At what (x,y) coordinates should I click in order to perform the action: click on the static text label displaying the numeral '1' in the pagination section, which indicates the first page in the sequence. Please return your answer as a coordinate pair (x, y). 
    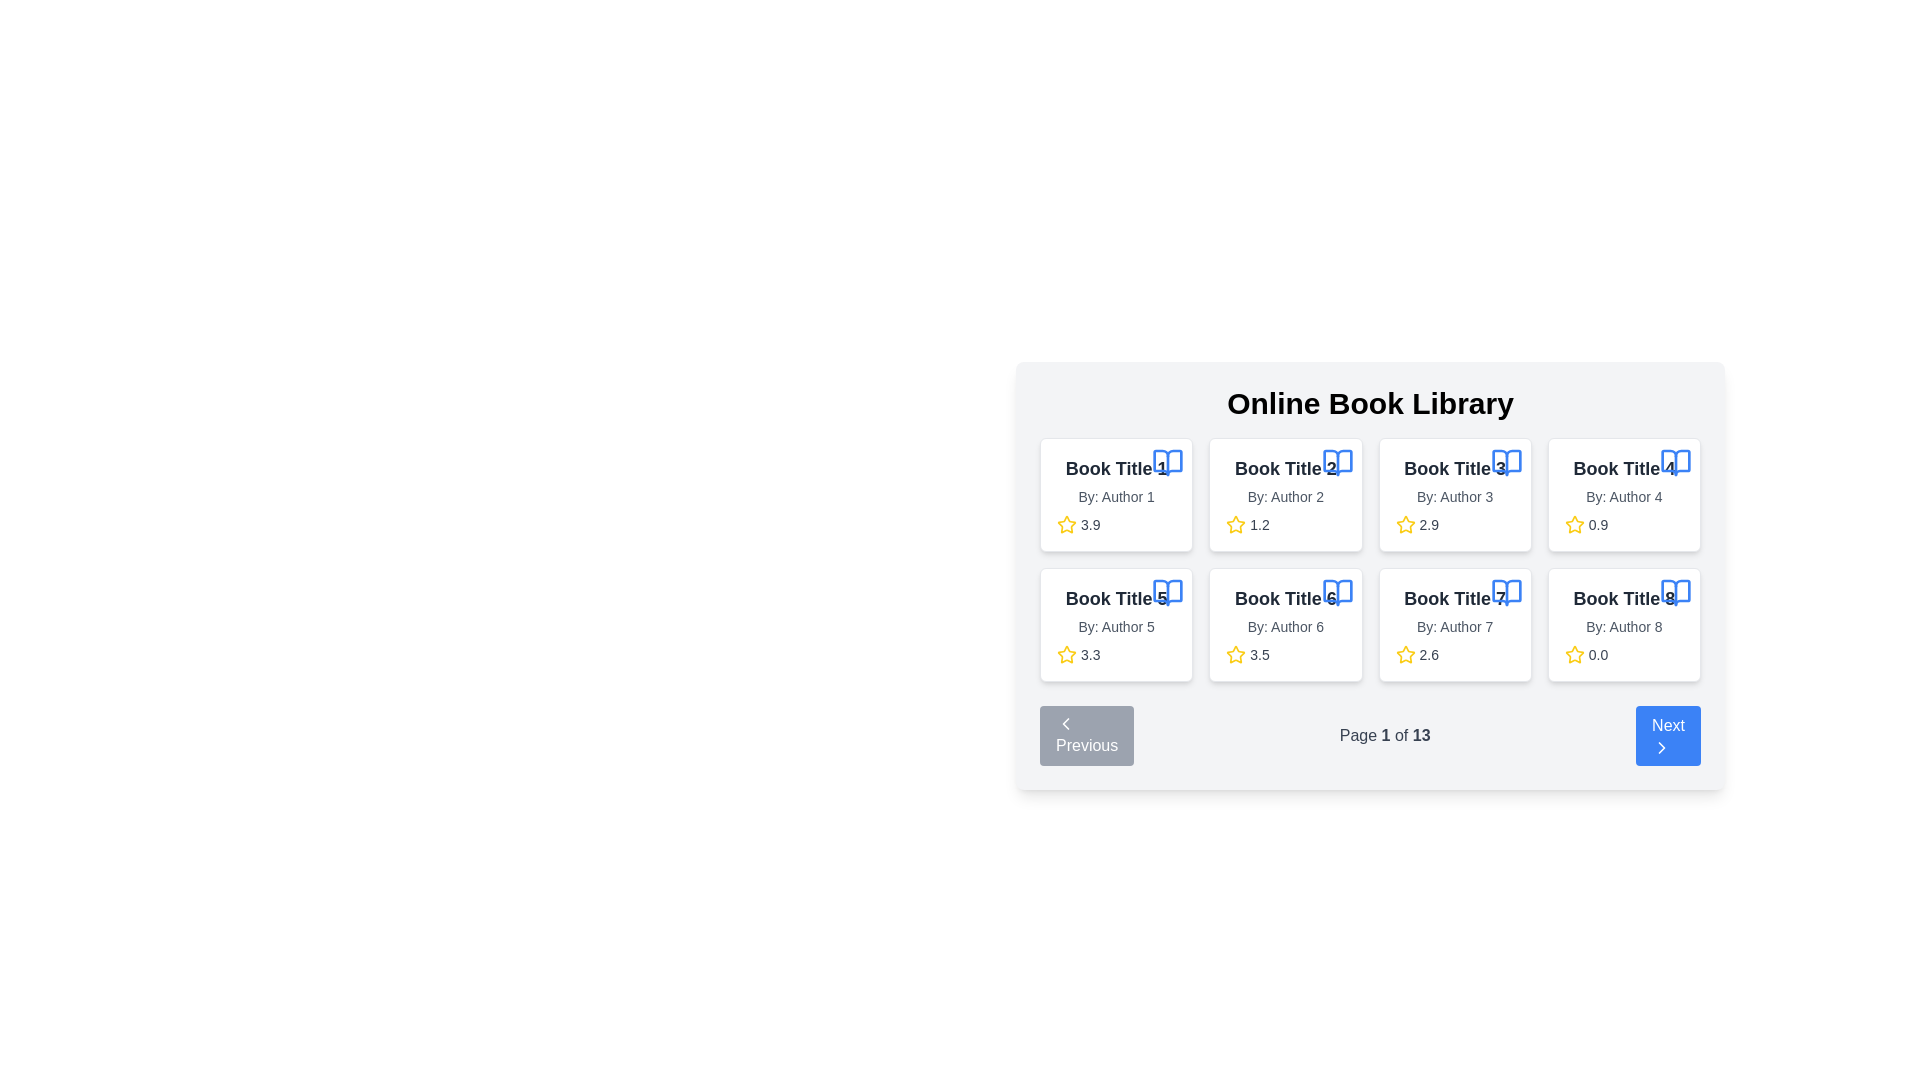
    Looking at the image, I should click on (1385, 735).